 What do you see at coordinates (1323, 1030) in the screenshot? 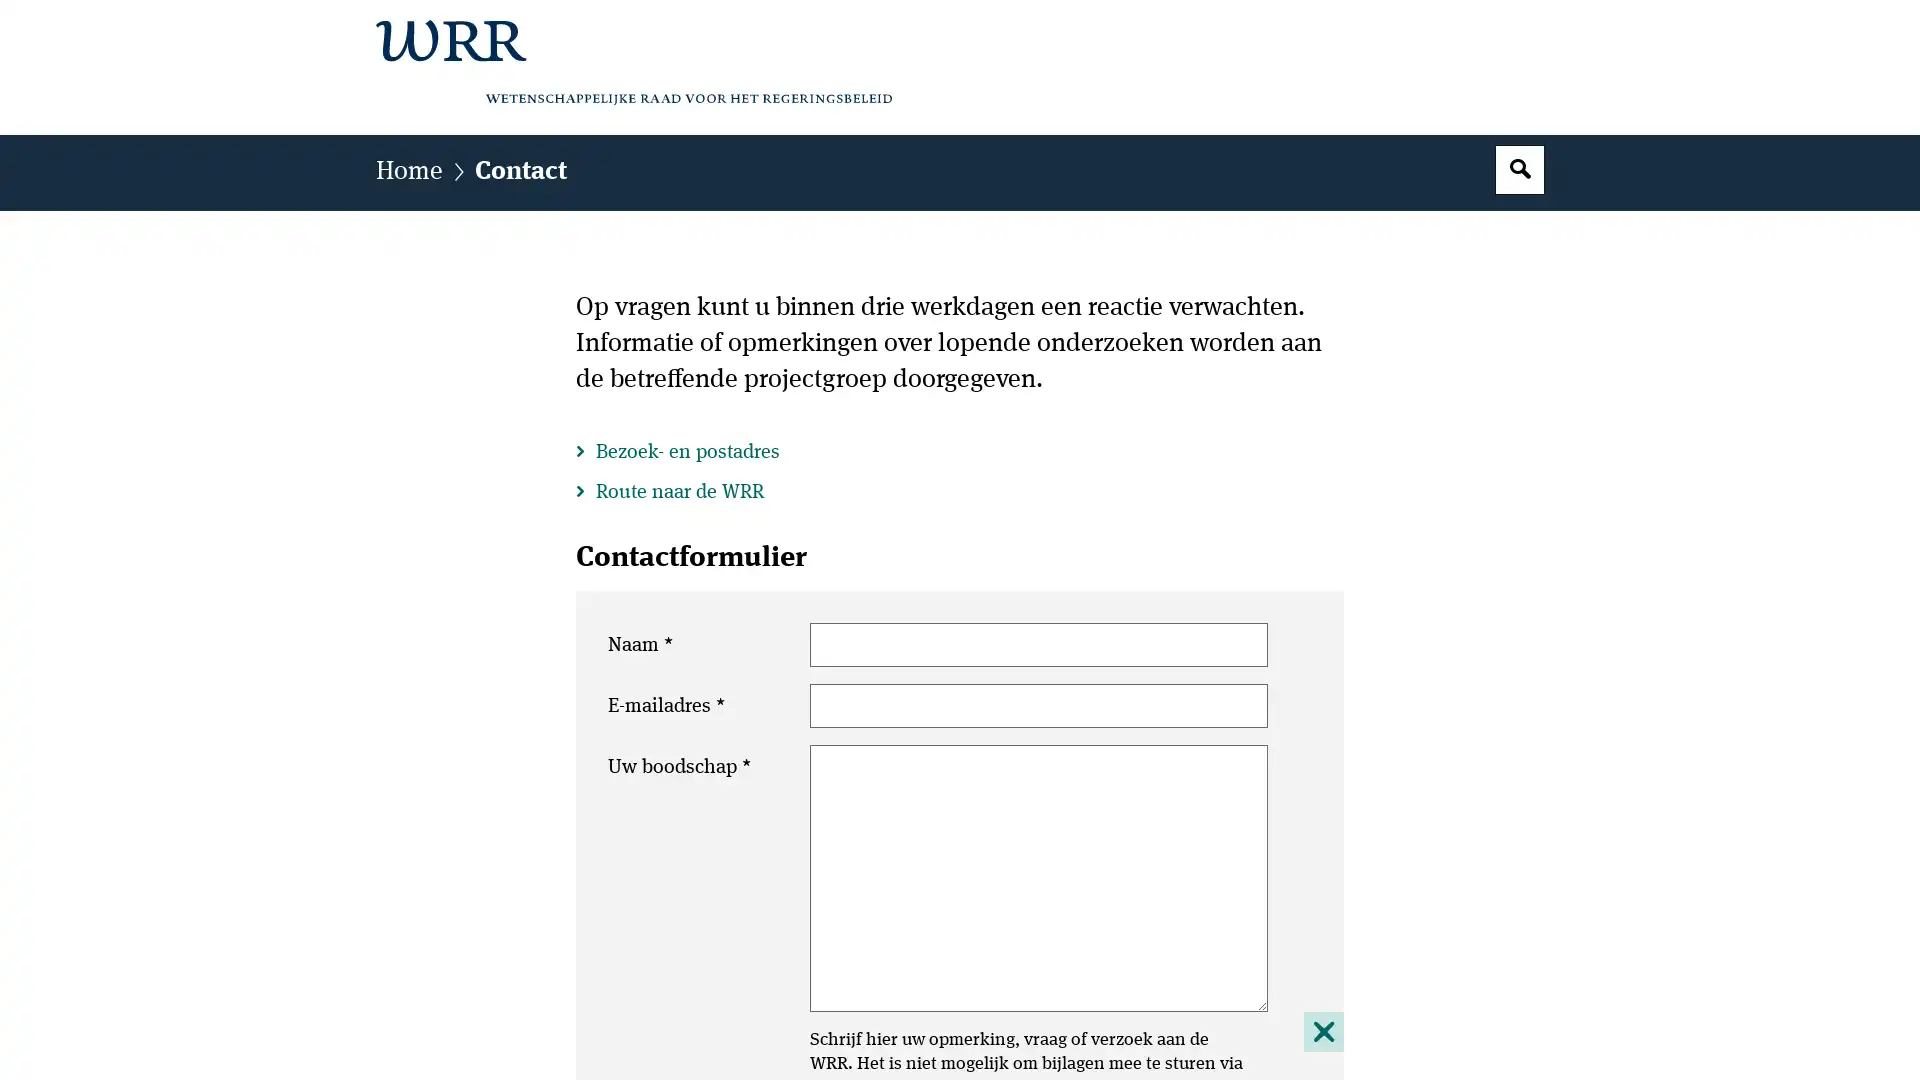
I see `Sluit deze toelichting` at bounding box center [1323, 1030].